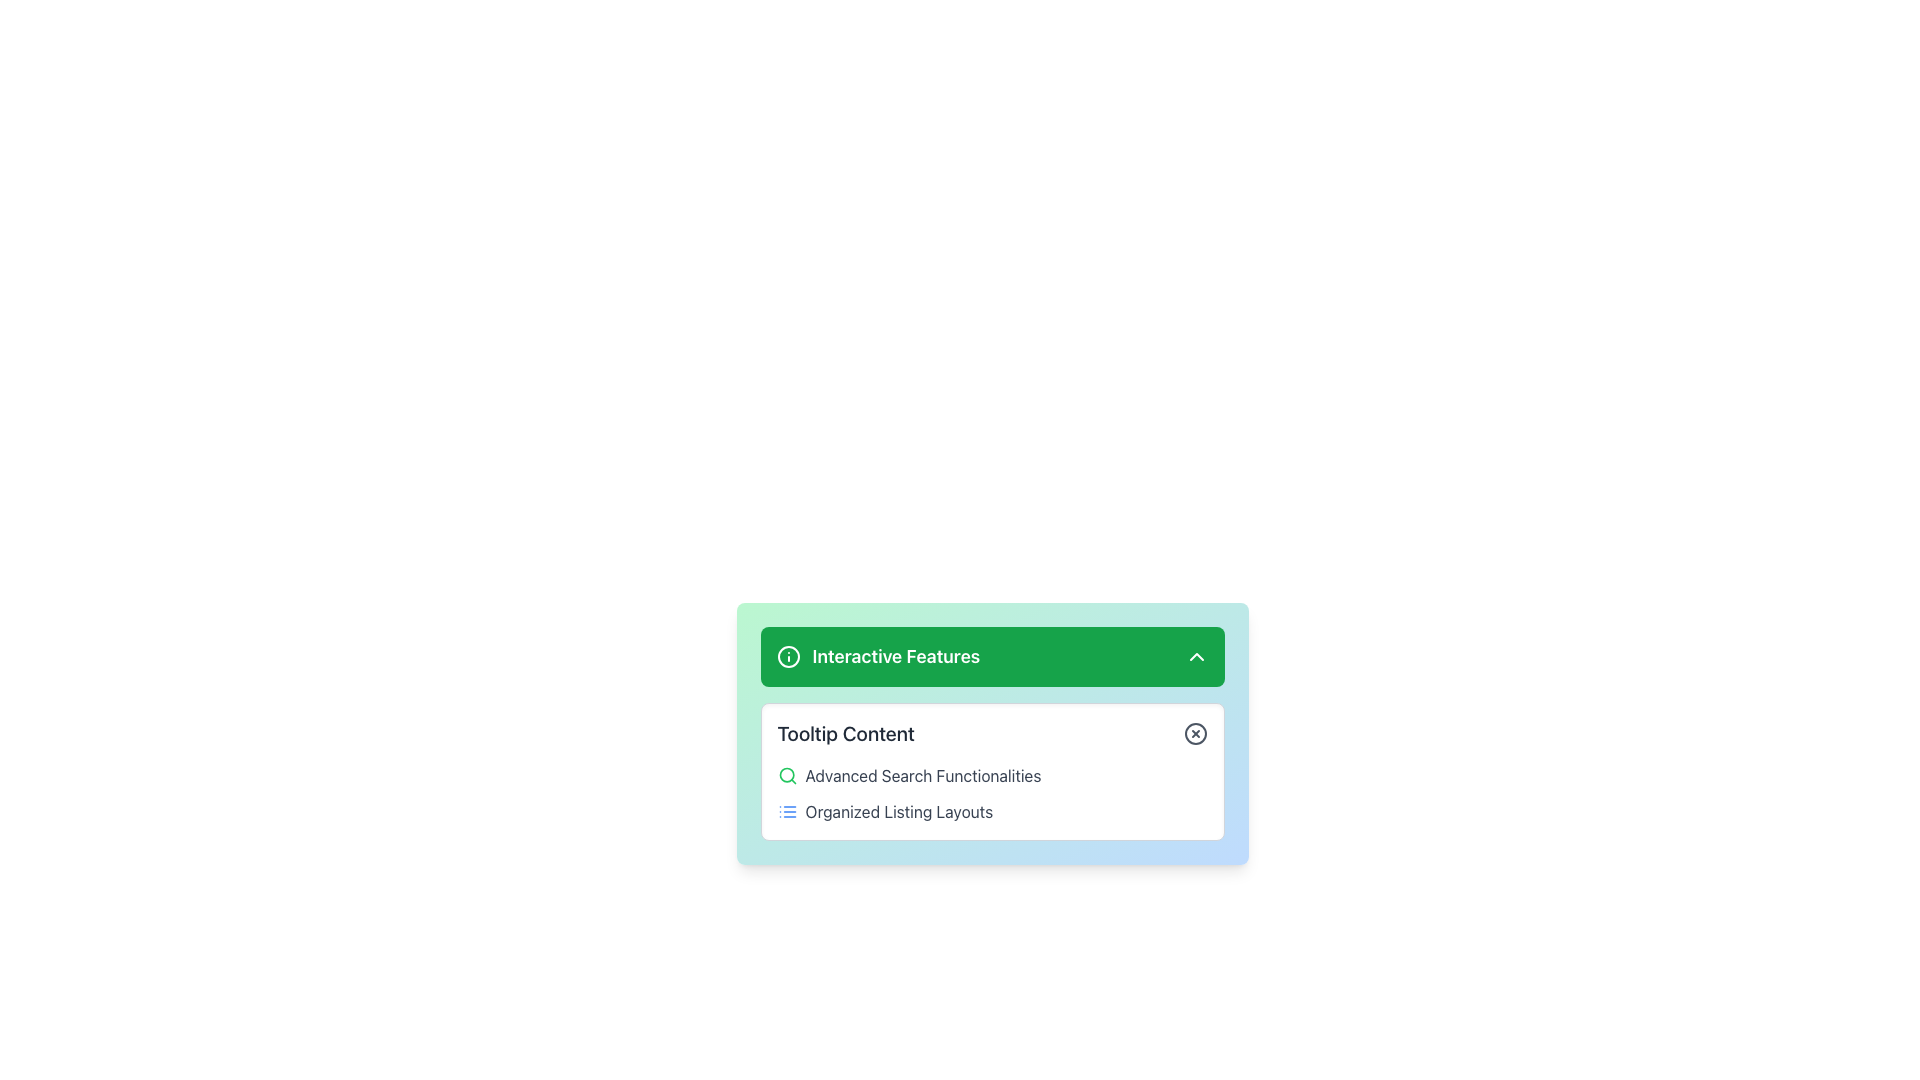  What do you see at coordinates (898, 812) in the screenshot?
I see `the Text Label located within the 'Tooltip Content' section under 'Interactive Features', specifically the second item below 'Advanced Search Functionalities'` at bounding box center [898, 812].